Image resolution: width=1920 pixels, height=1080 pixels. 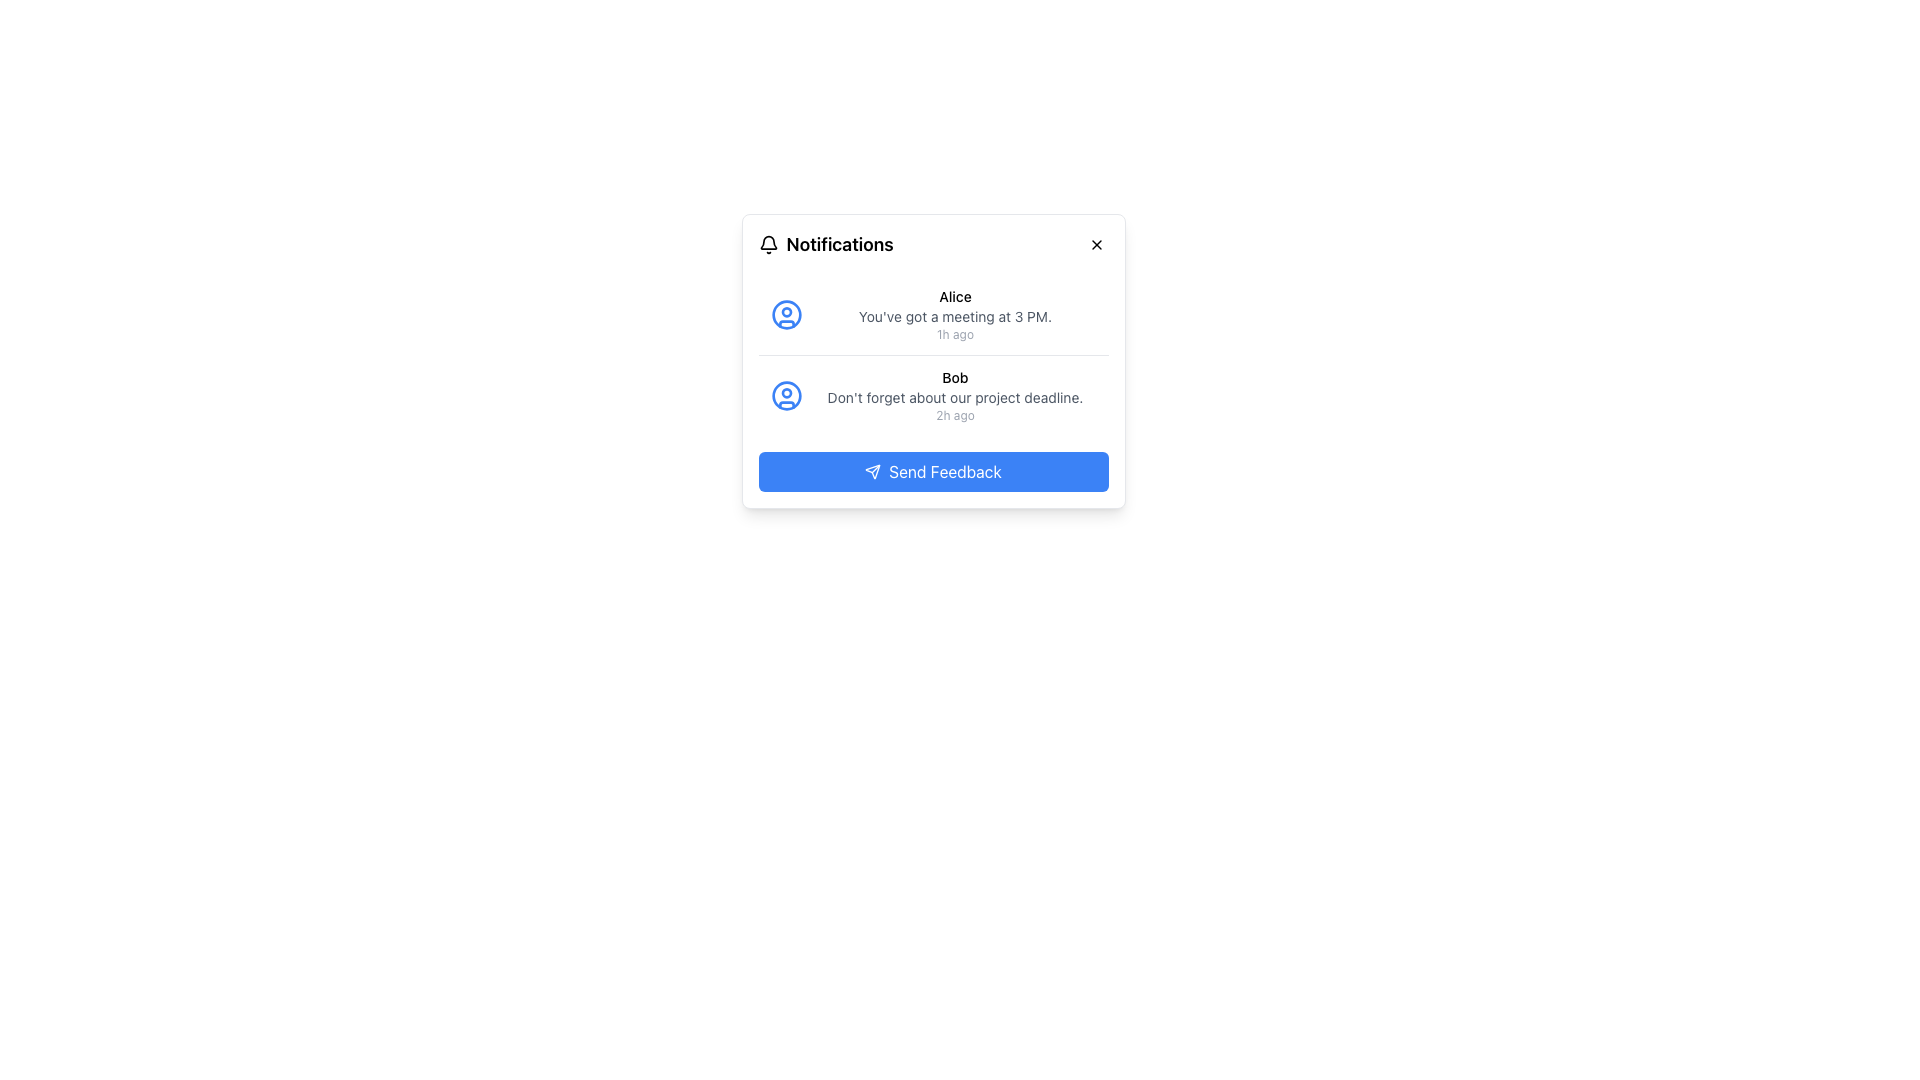 What do you see at coordinates (826, 244) in the screenshot?
I see `the text label reading 'Notifications' which is styled in a large, bold font and is located at the top-left corner of the notification card, visually aligned with a bell icon` at bounding box center [826, 244].